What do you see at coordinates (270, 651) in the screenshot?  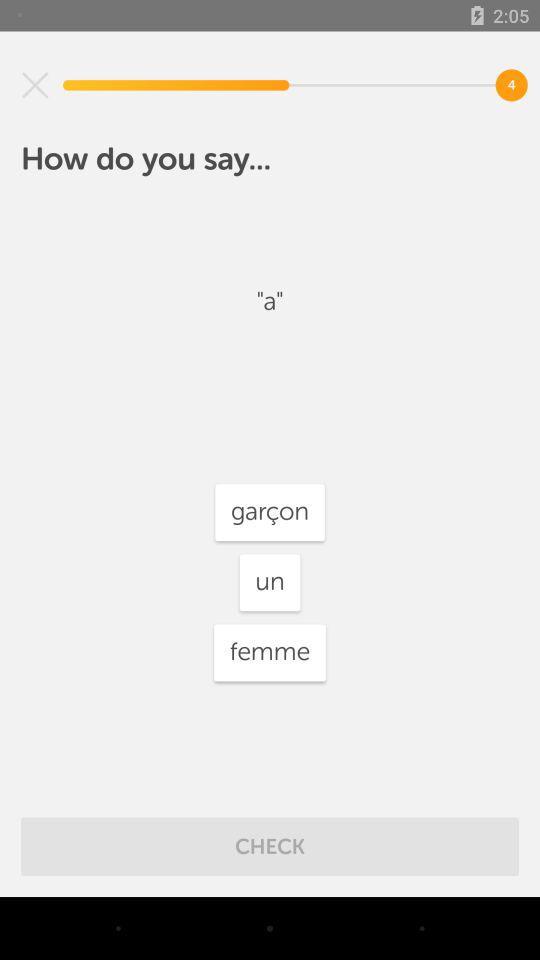 I see `item below un` at bounding box center [270, 651].